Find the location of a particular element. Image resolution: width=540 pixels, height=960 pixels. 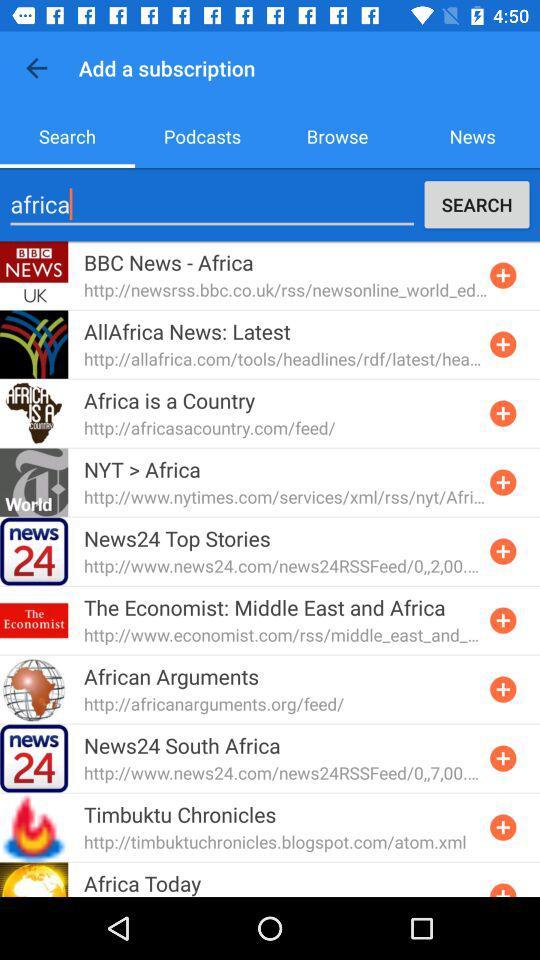

the item to the left of add a subscription app is located at coordinates (36, 68).